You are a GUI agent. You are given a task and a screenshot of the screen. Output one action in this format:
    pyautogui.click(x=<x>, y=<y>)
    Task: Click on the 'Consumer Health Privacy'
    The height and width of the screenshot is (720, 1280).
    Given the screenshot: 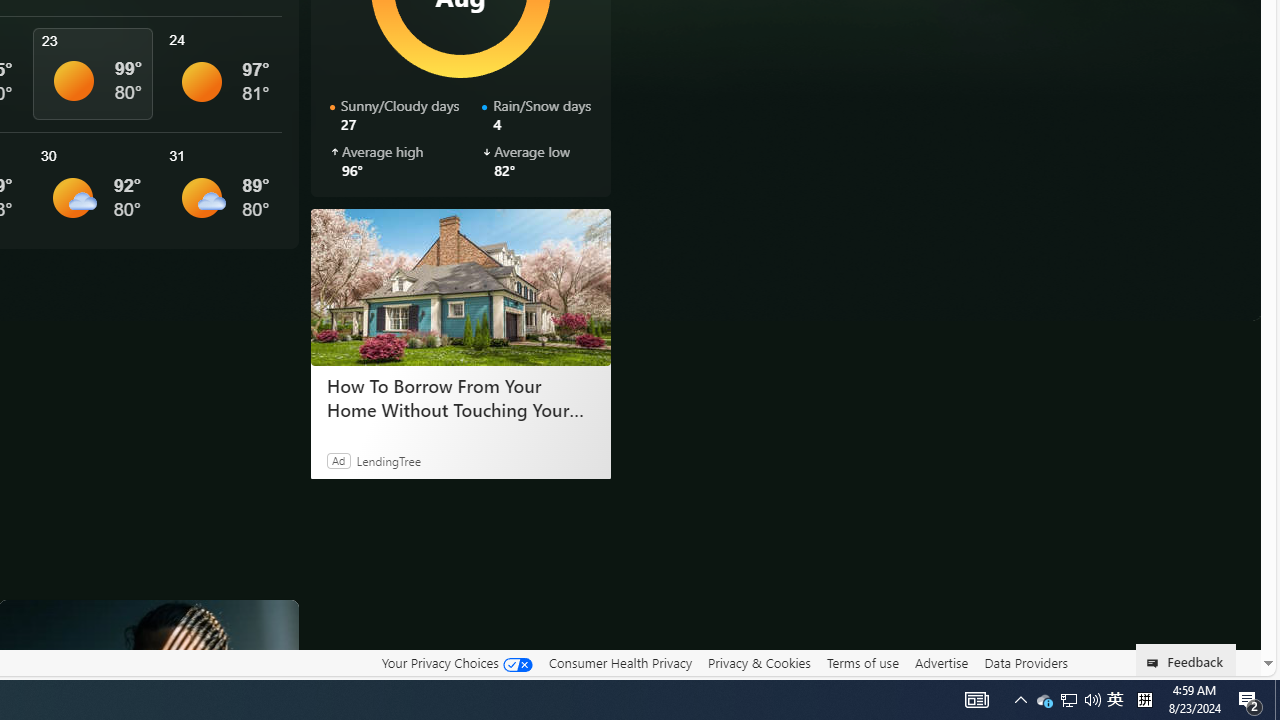 What is the action you would take?
    pyautogui.click(x=619, y=662)
    